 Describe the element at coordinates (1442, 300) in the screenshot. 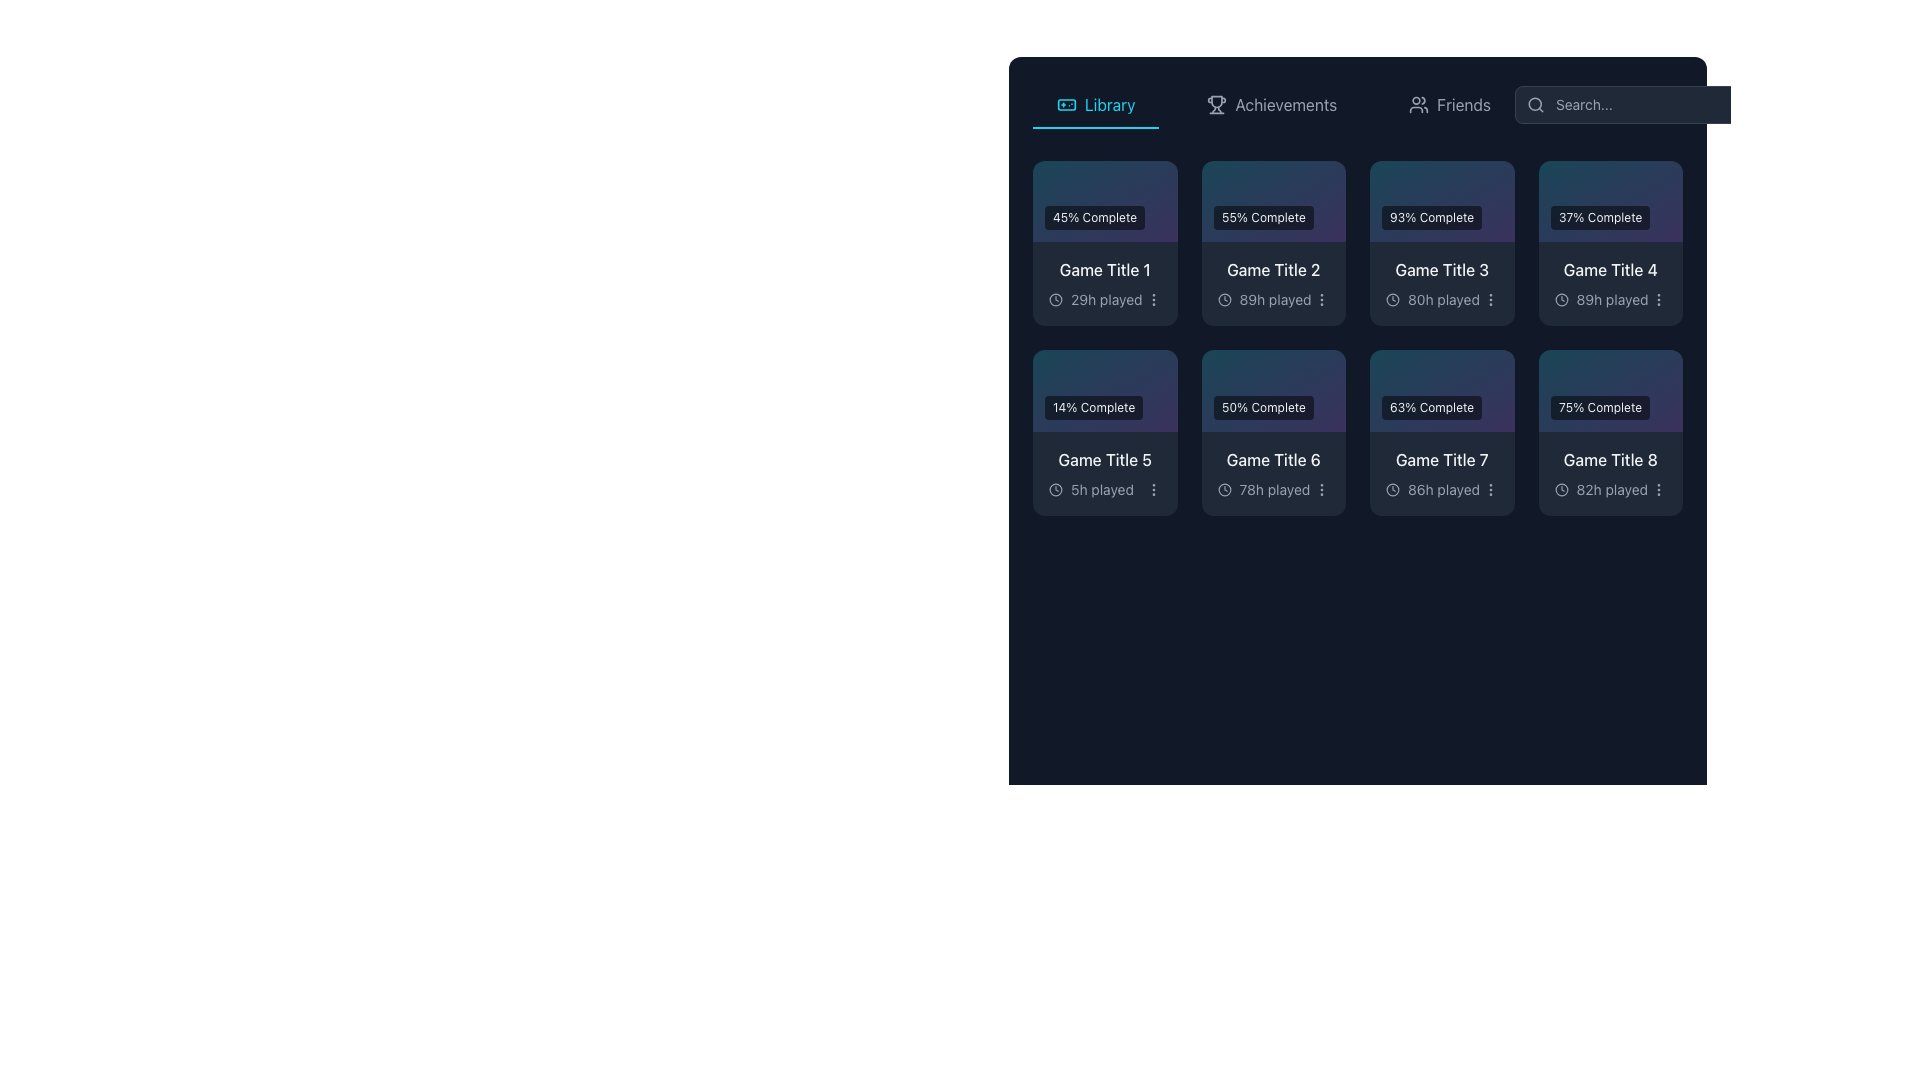

I see `the Informational Text with Icon displaying '80h played' next to a clock-shaped icon in the game card titled 'Game Title 3'` at that location.